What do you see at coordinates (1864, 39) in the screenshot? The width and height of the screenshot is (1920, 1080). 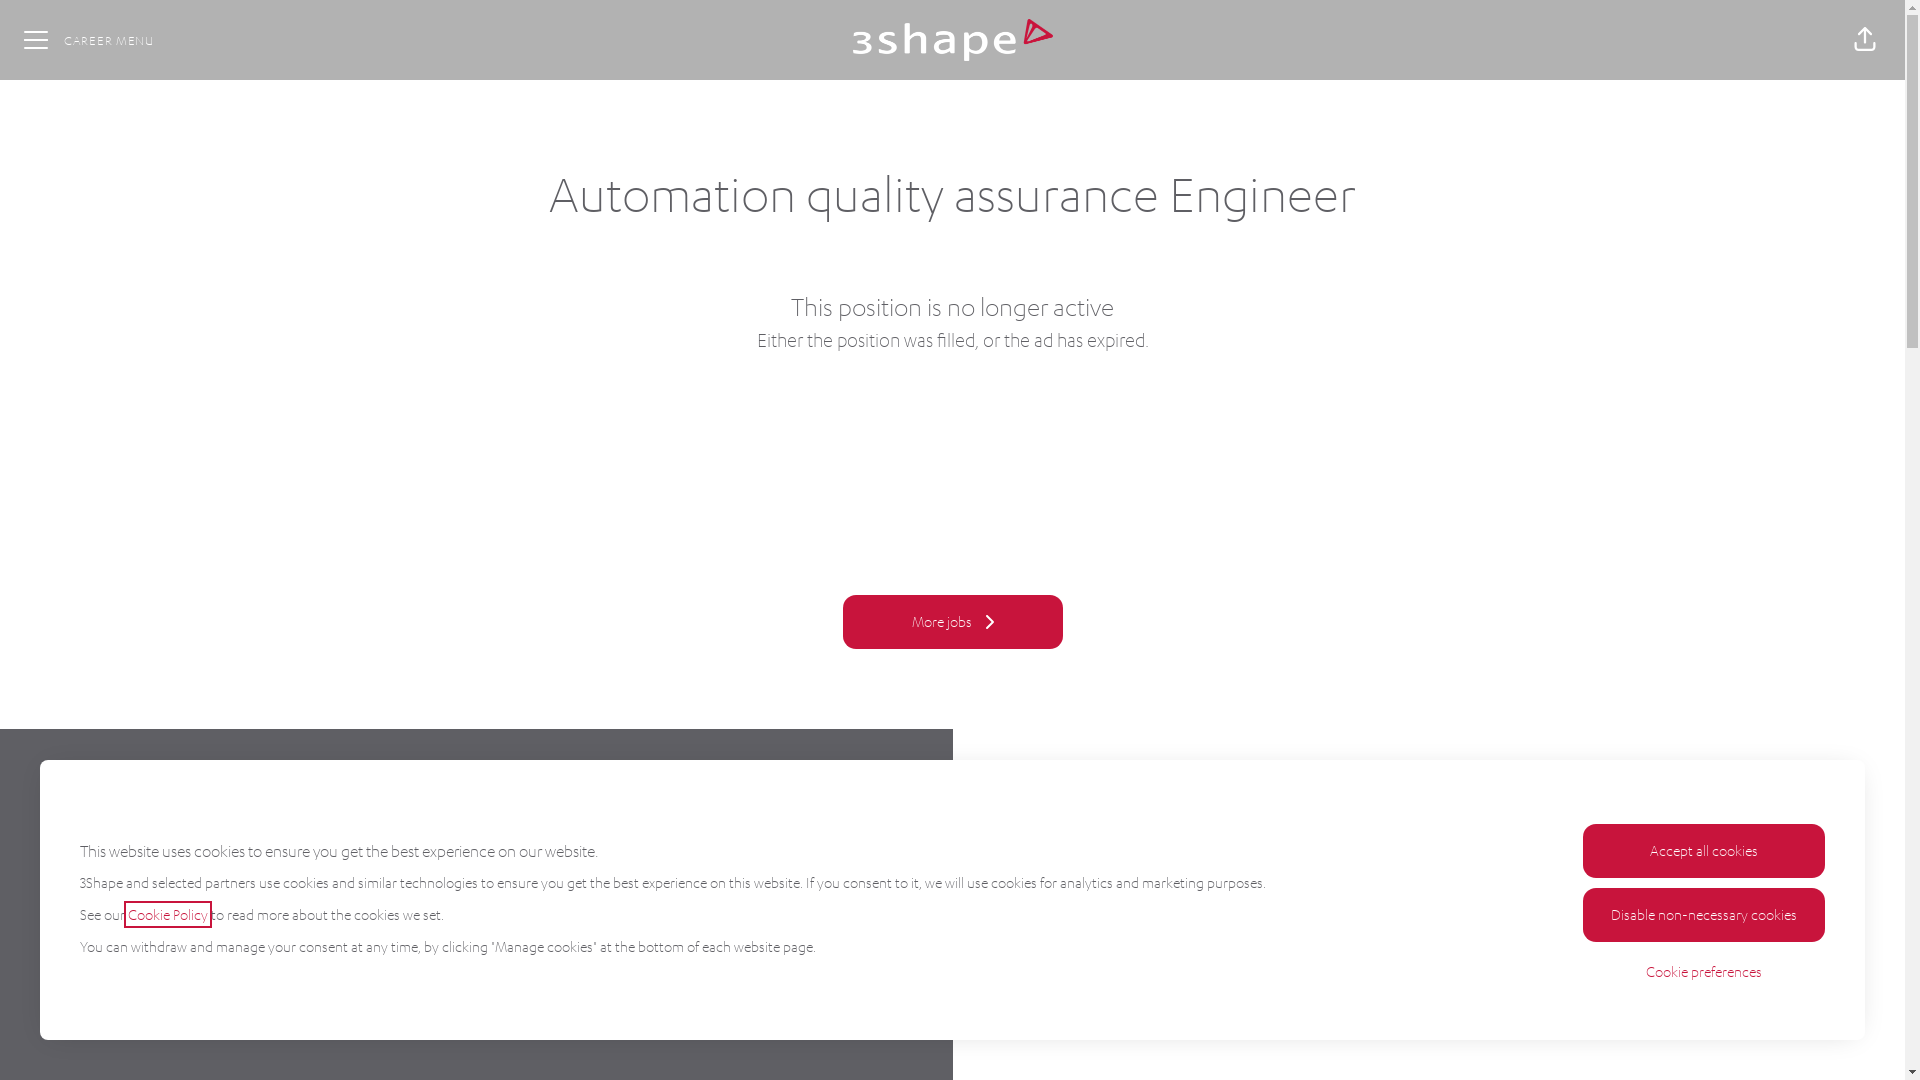 I see `'Share page'` at bounding box center [1864, 39].